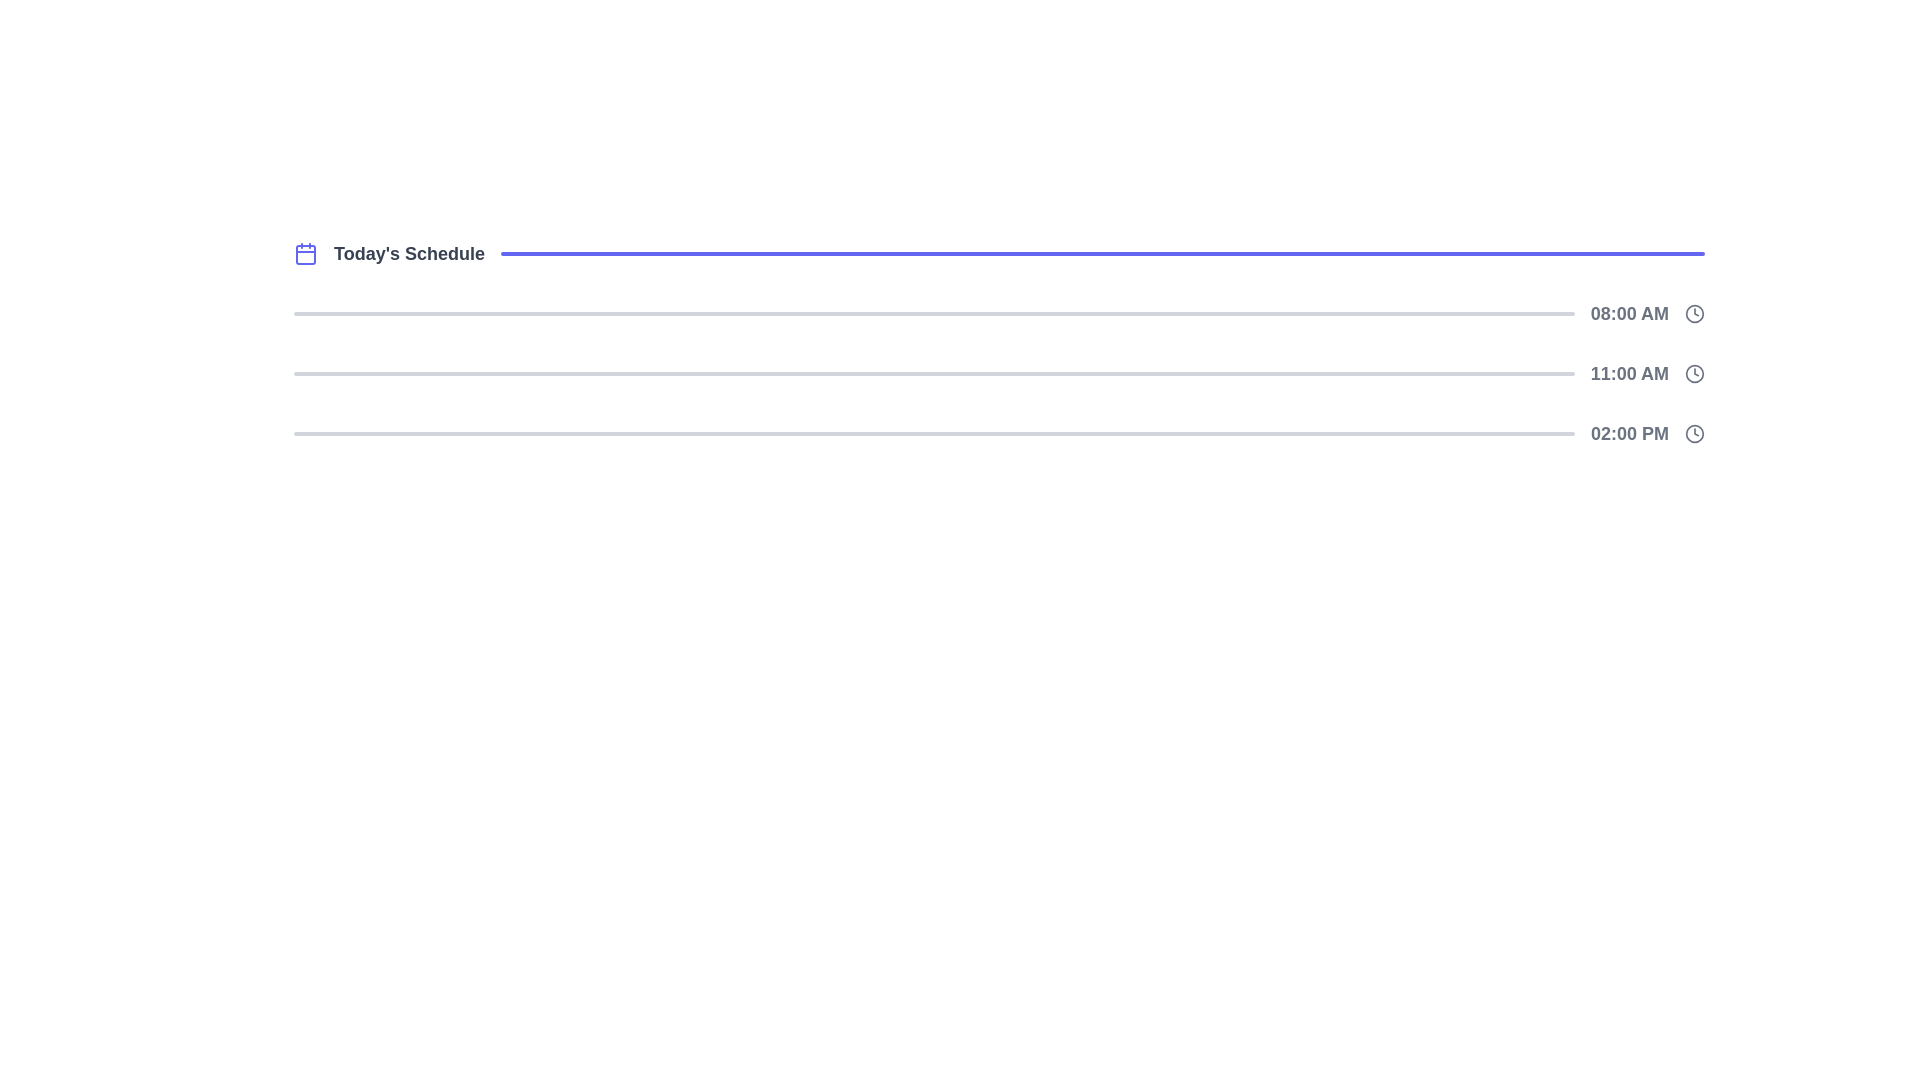 This screenshot has width=1920, height=1080. I want to click on time information from the second Schedule time slot element displaying '11:00 AM' located between '08:00 AM' and '02:00 PM', so click(999, 374).